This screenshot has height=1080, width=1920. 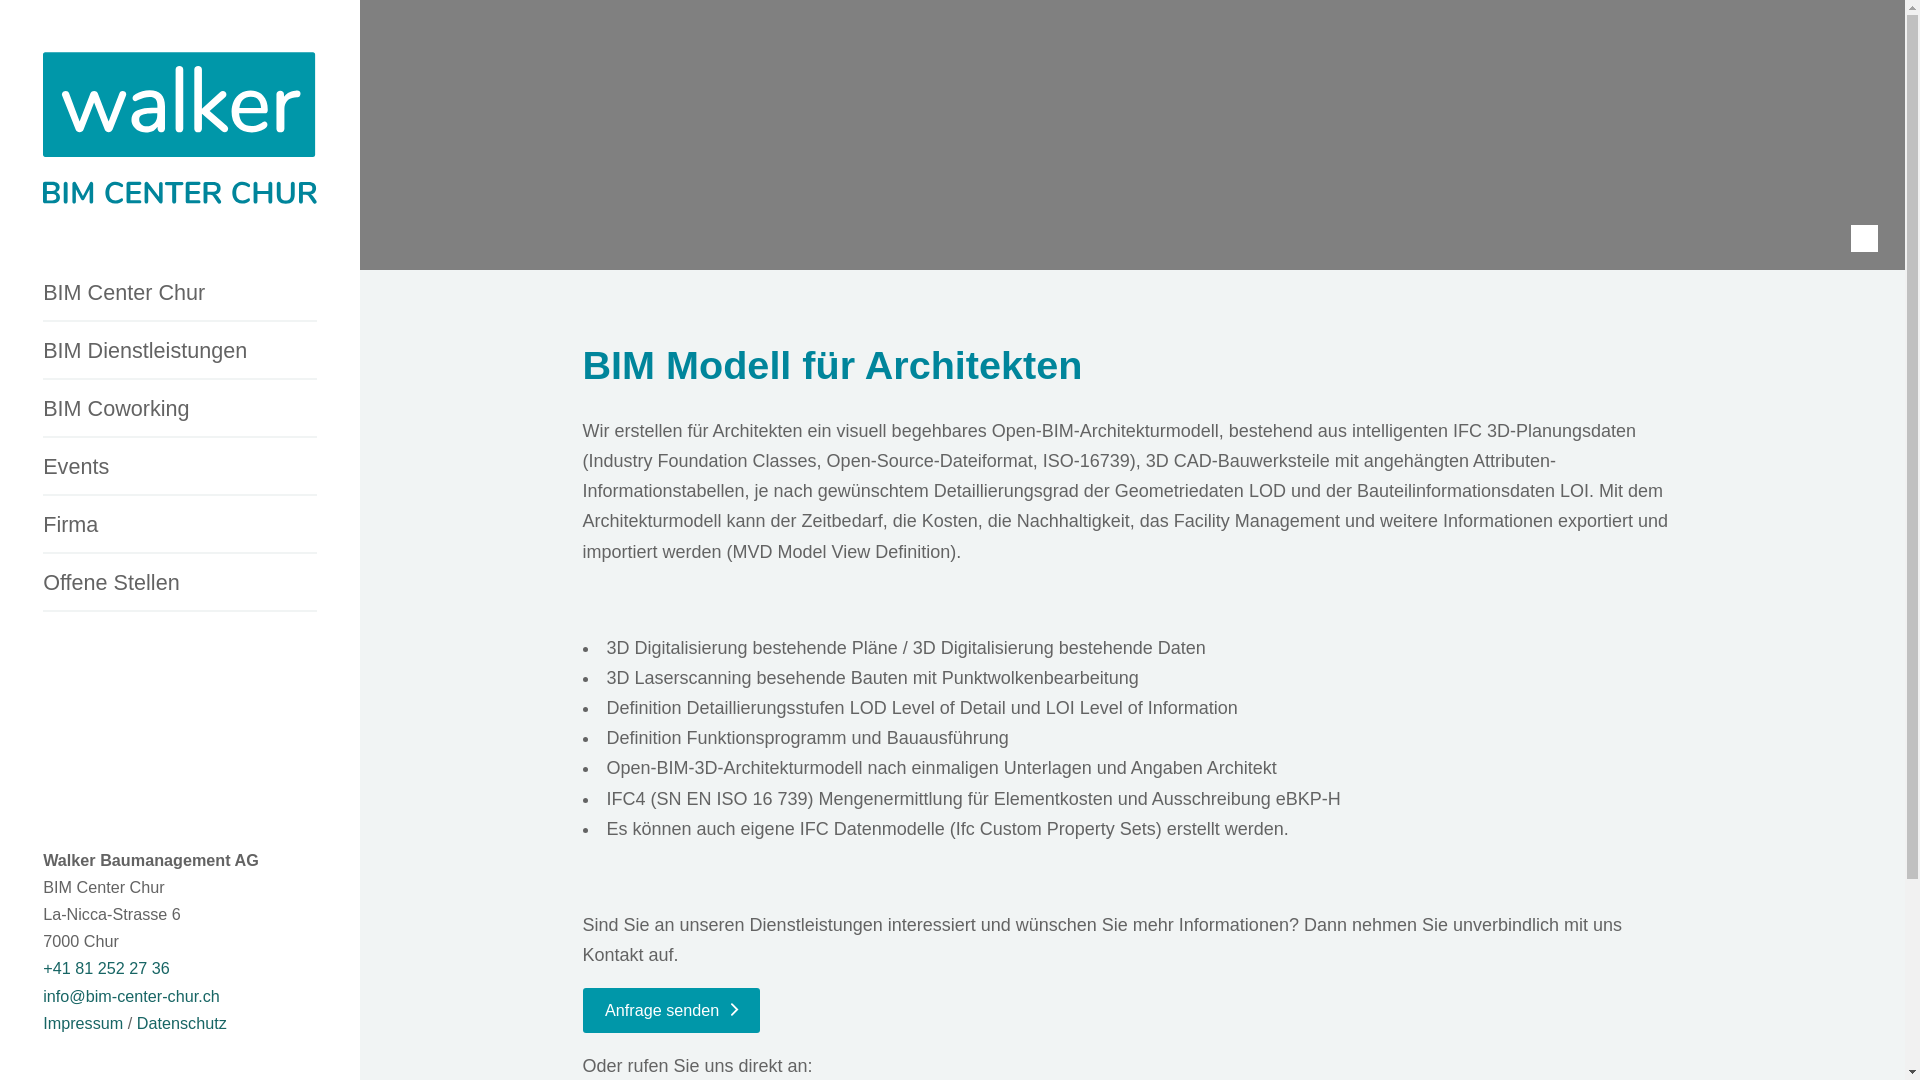 What do you see at coordinates (81, 1022) in the screenshot?
I see `'Impressum'` at bounding box center [81, 1022].